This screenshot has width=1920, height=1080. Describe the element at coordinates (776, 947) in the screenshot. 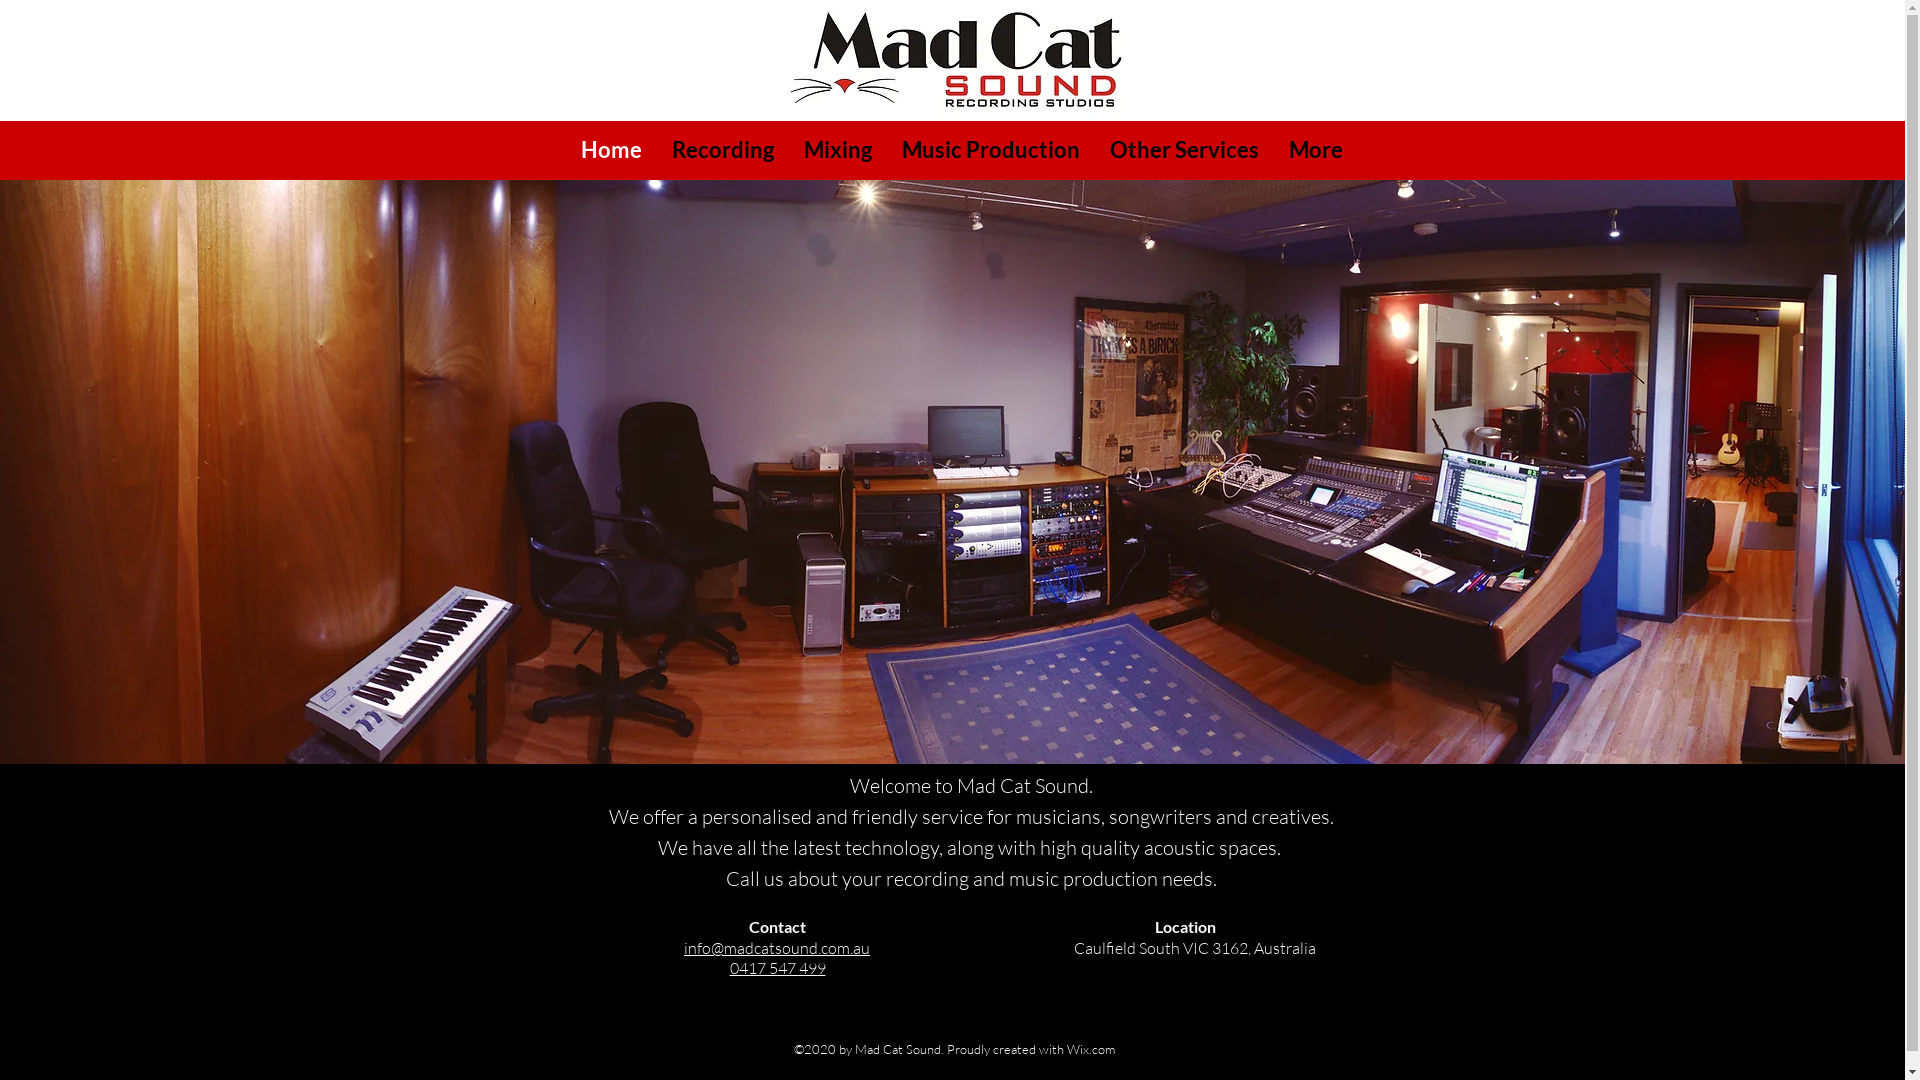

I see `'info@madcatsound.com.au'` at that location.